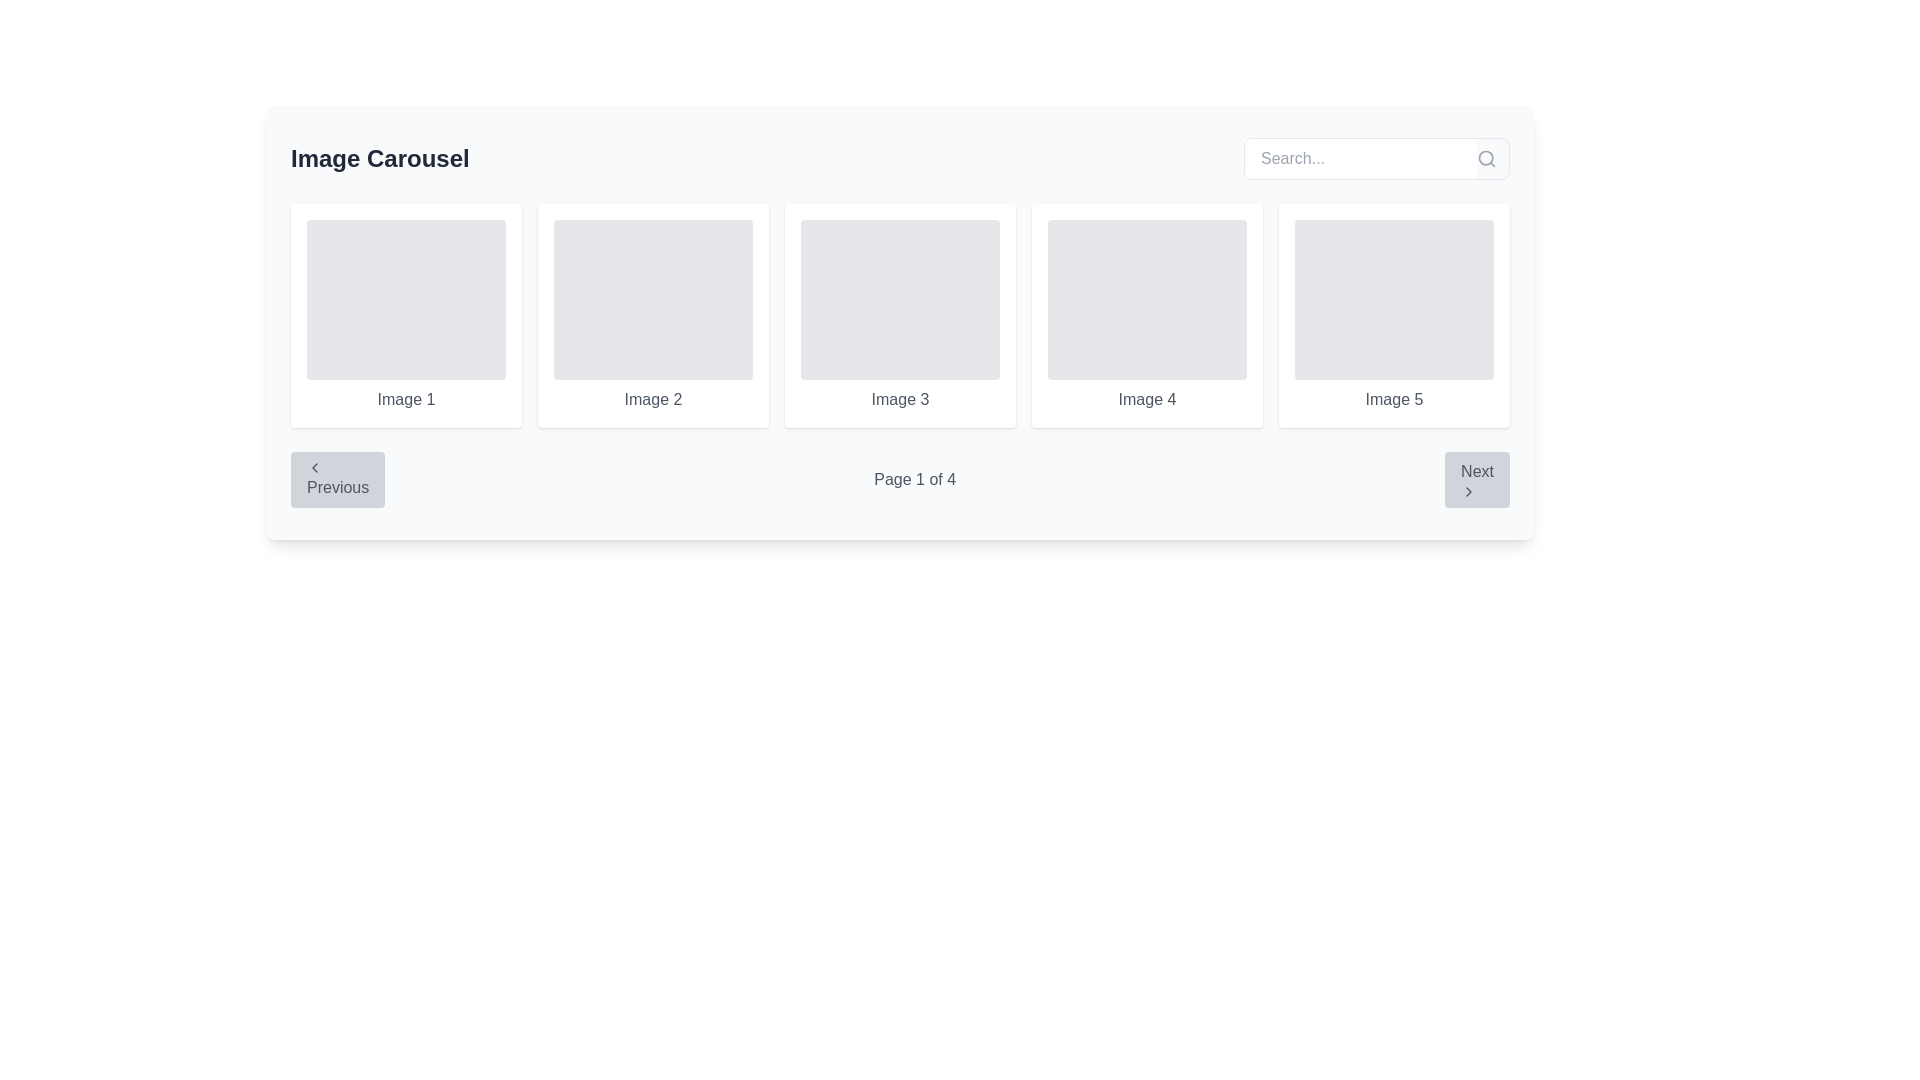 The height and width of the screenshot is (1080, 1920). What do you see at coordinates (1468, 492) in the screenshot?
I see `the chevron icon embedded within the 'Next' button at the bottom-right corner of the image carousel` at bounding box center [1468, 492].